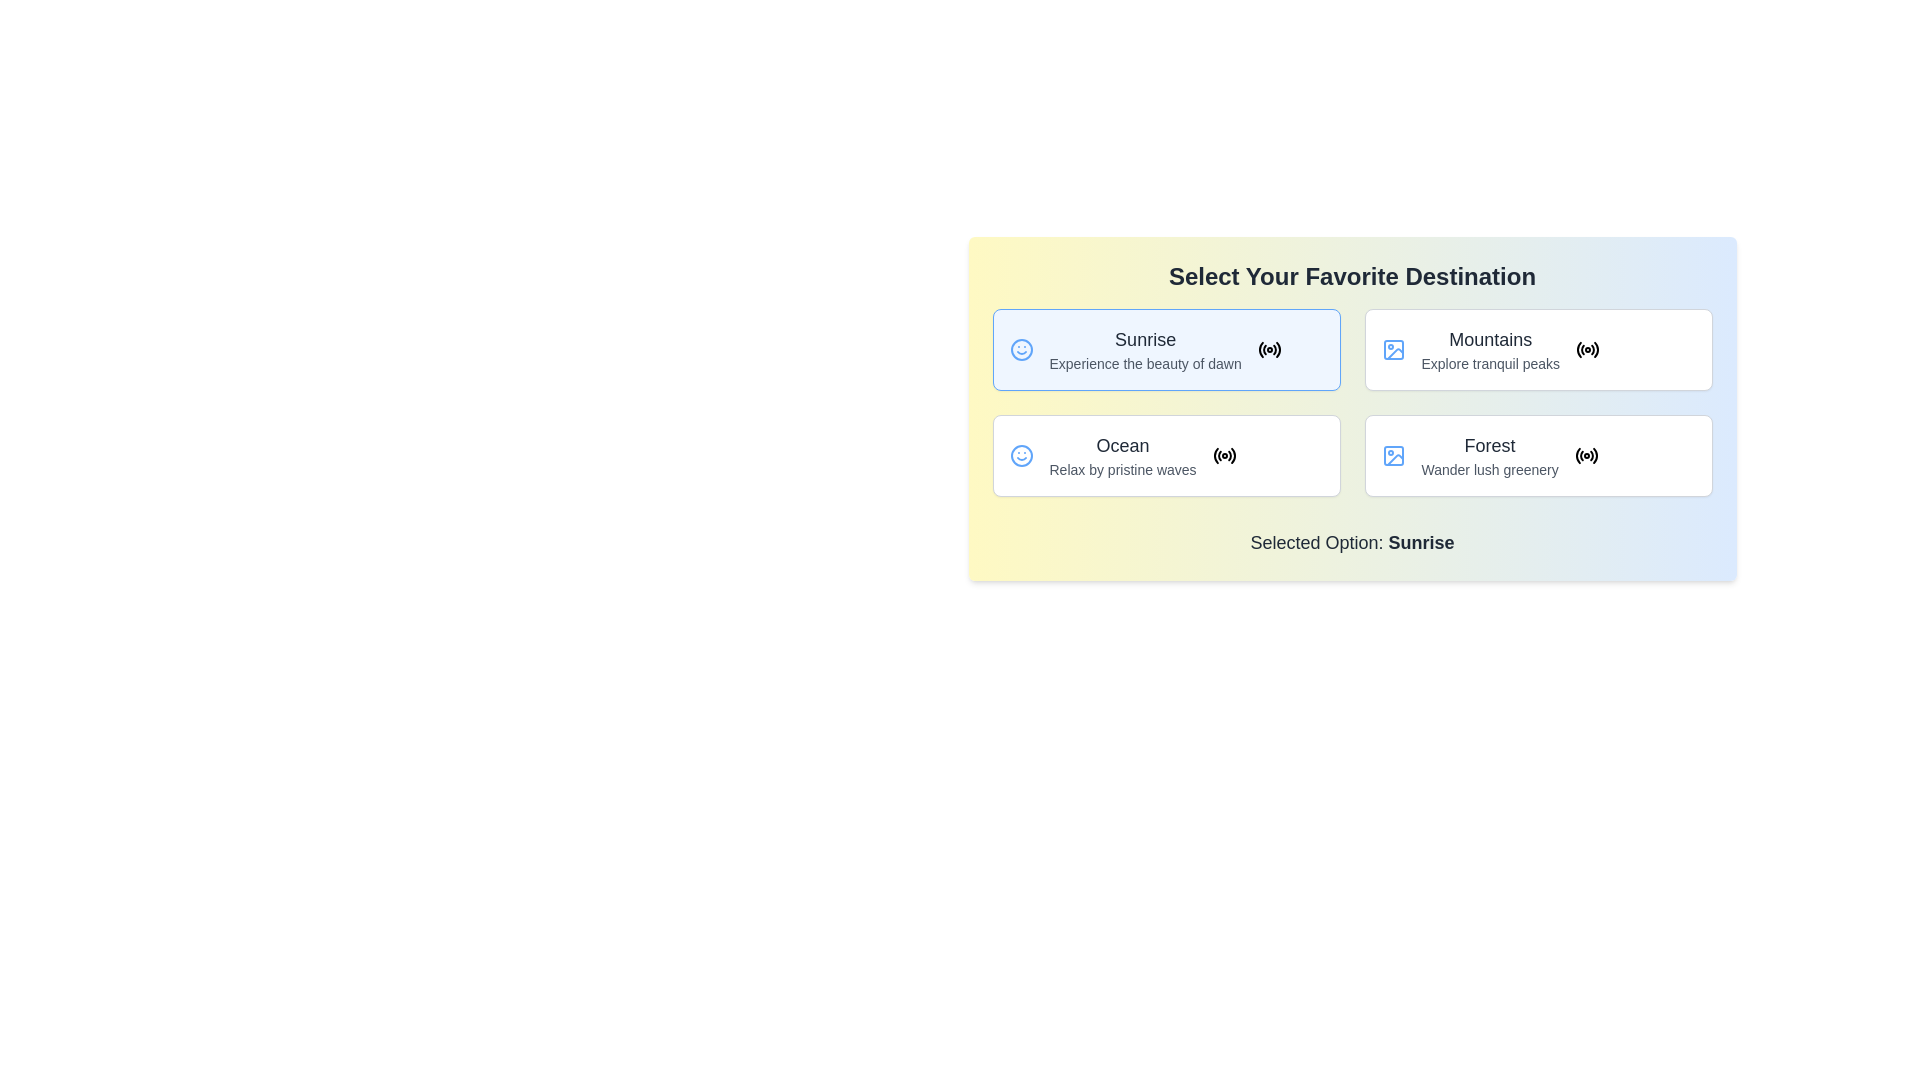 The height and width of the screenshot is (1080, 1920). What do you see at coordinates (1392, 349) in the screenshot?
I see `the 'Mountains' icon, which is the left-most element in the 'Mountains' card in the destination selection interface` at bounding box center [1392, 349].